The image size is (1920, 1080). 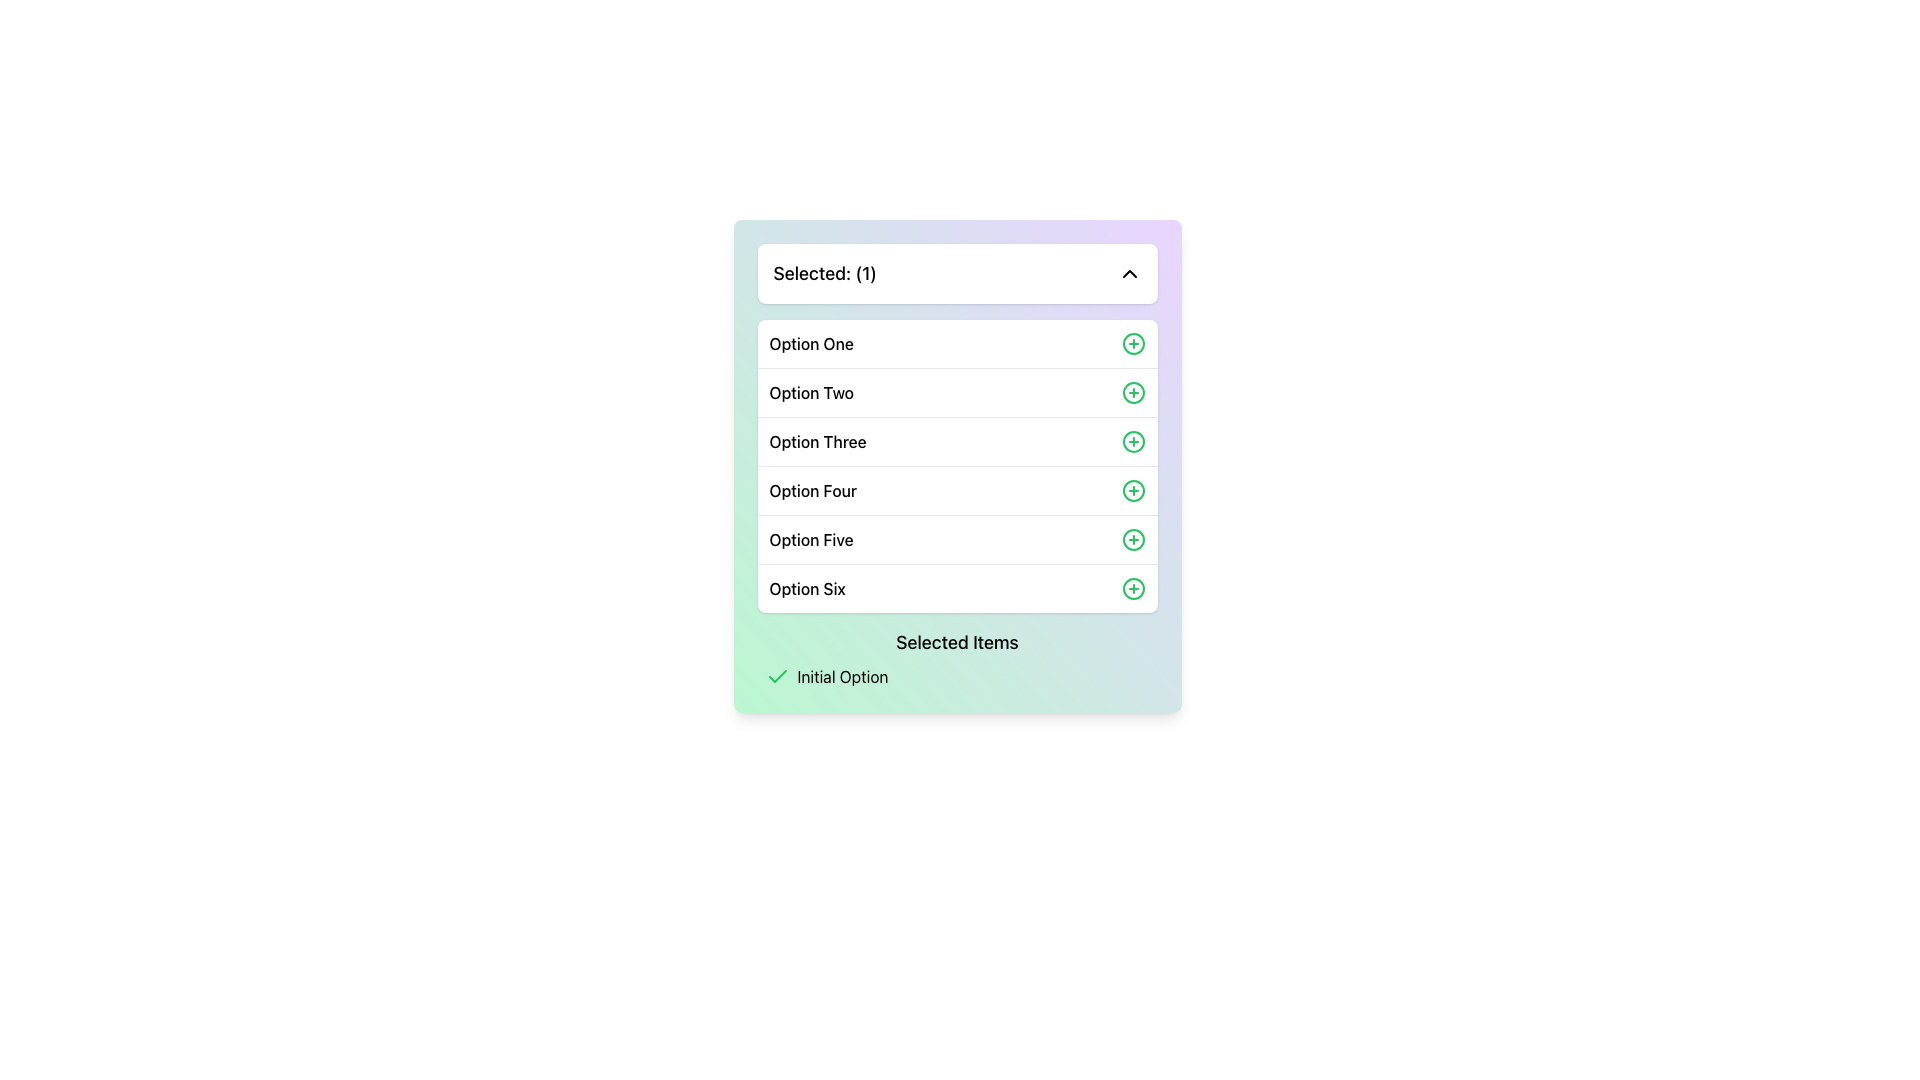 What do you see at coordinates (961, 676) in the screenshot?
I see `the list item labeled 'Initial Option' which is visually distinguished by a checkmark indicating its active status, located in the 'Selected Items' section at the bottom of the interface` at bounding box center [961, 676].